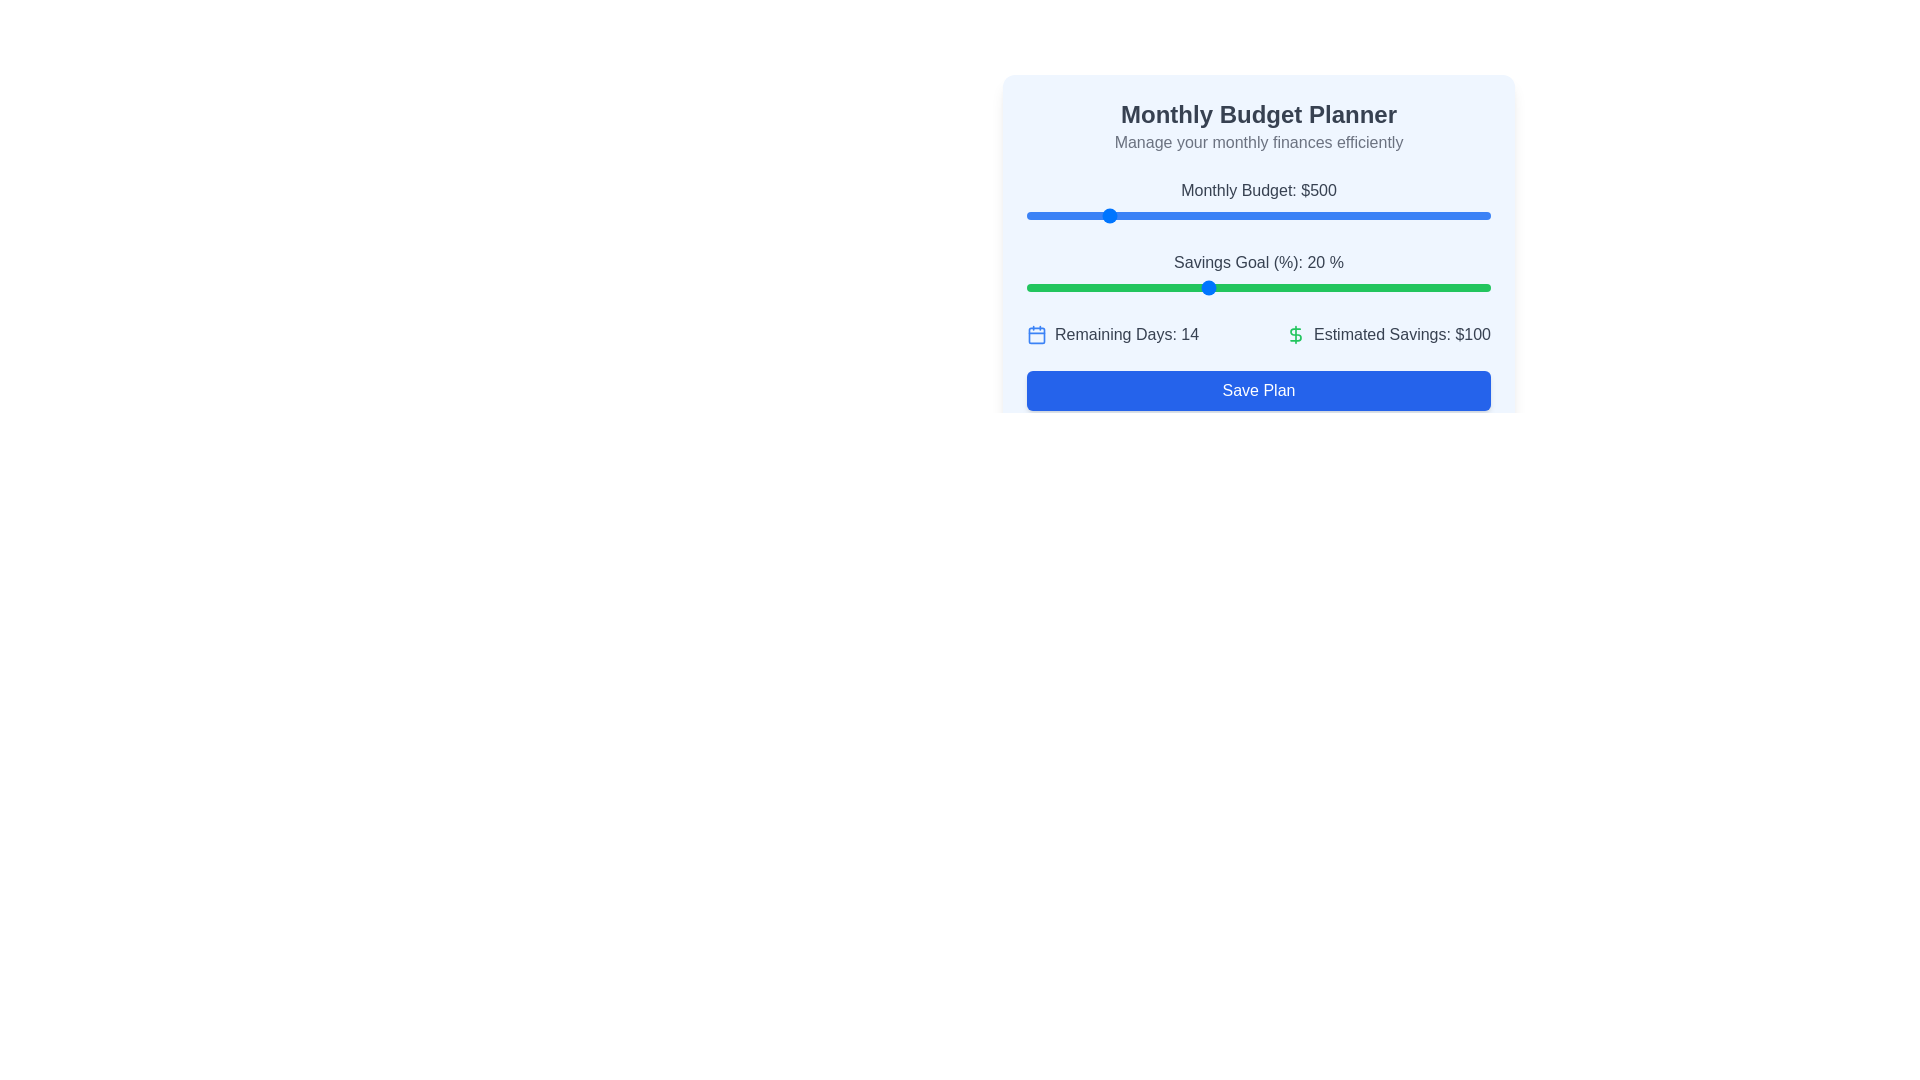 Image resolution: width=1920 pixels, height=1080 pixels. What do you see at coordinates (1296, 334) in the screenshot?
I see `the curved segment of the dollar sign icon in the SVG graphic to trigger a tooltip or highlight effect` at bounding box center [1296, 334].